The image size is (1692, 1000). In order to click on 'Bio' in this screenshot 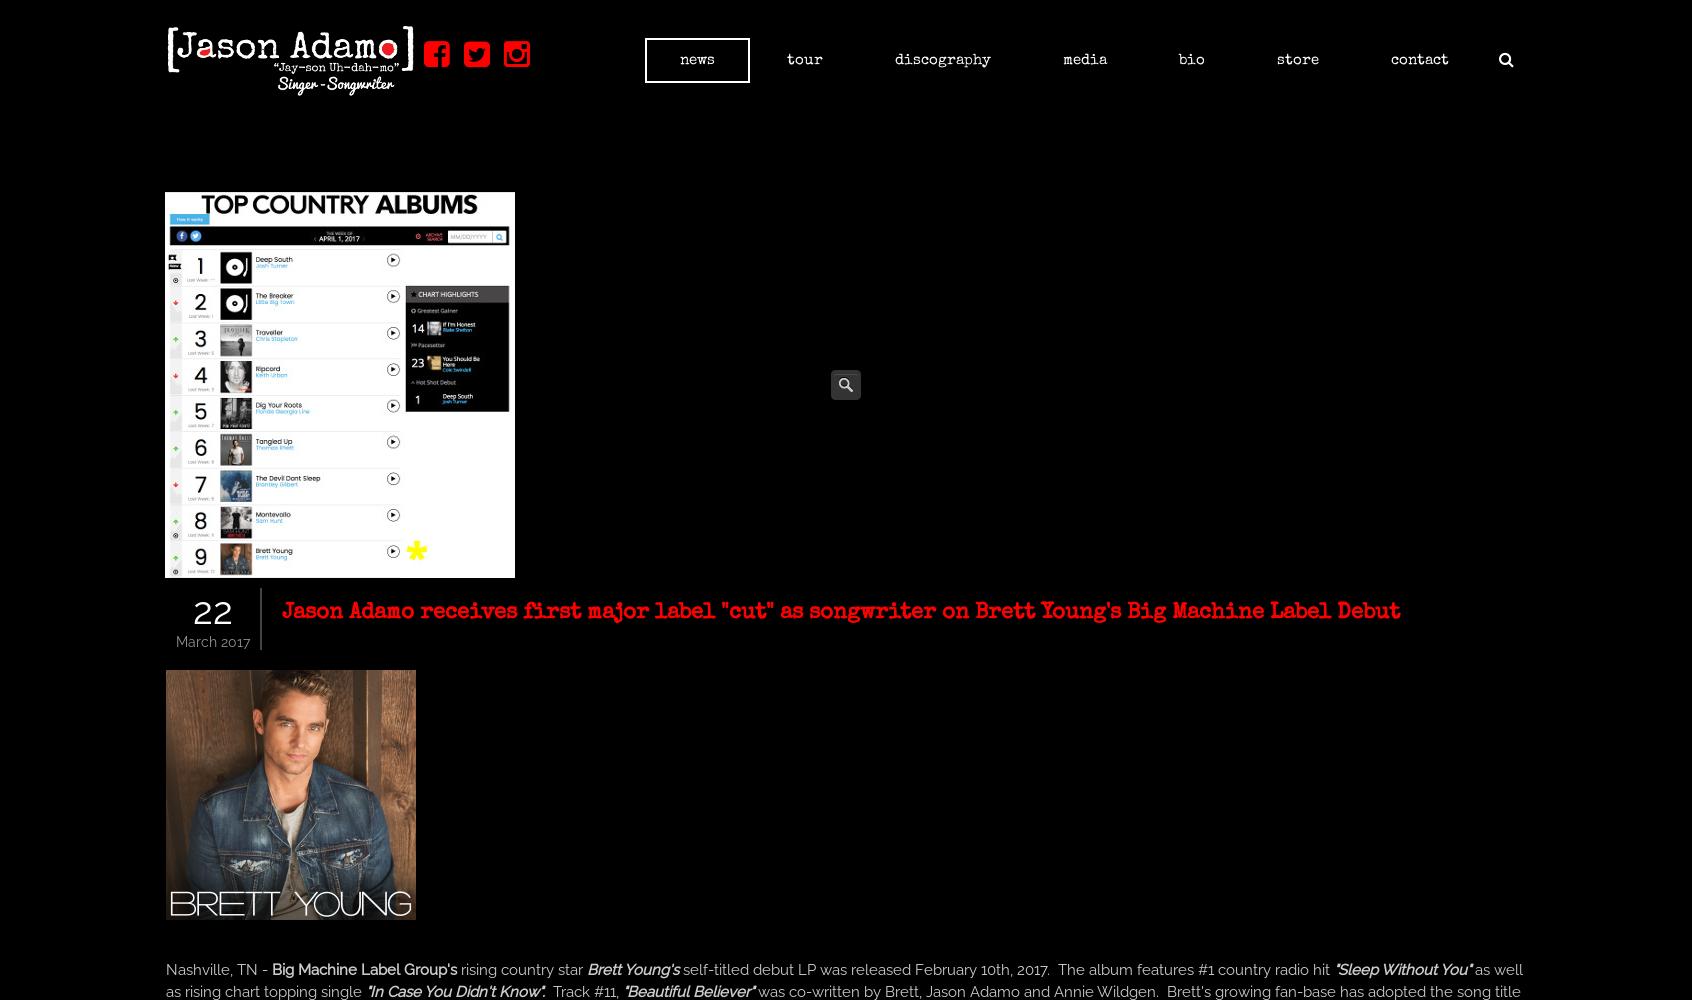, I will do `click(1191, 60)`.